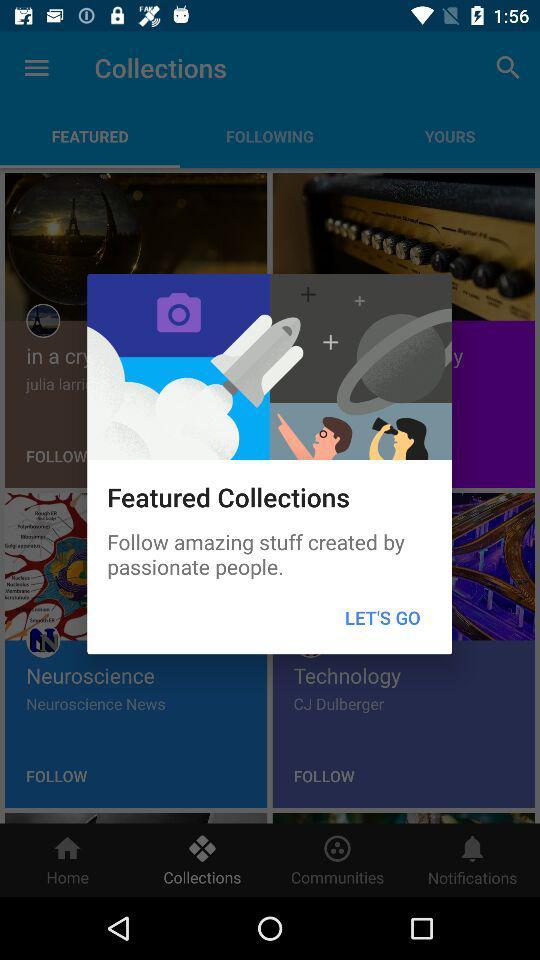 The width and height of the screenshot is (540, 960). Describe the element at coordinates (382, 616) in the screenshot. I see `item below the follow amazing stuff icon` at that location.